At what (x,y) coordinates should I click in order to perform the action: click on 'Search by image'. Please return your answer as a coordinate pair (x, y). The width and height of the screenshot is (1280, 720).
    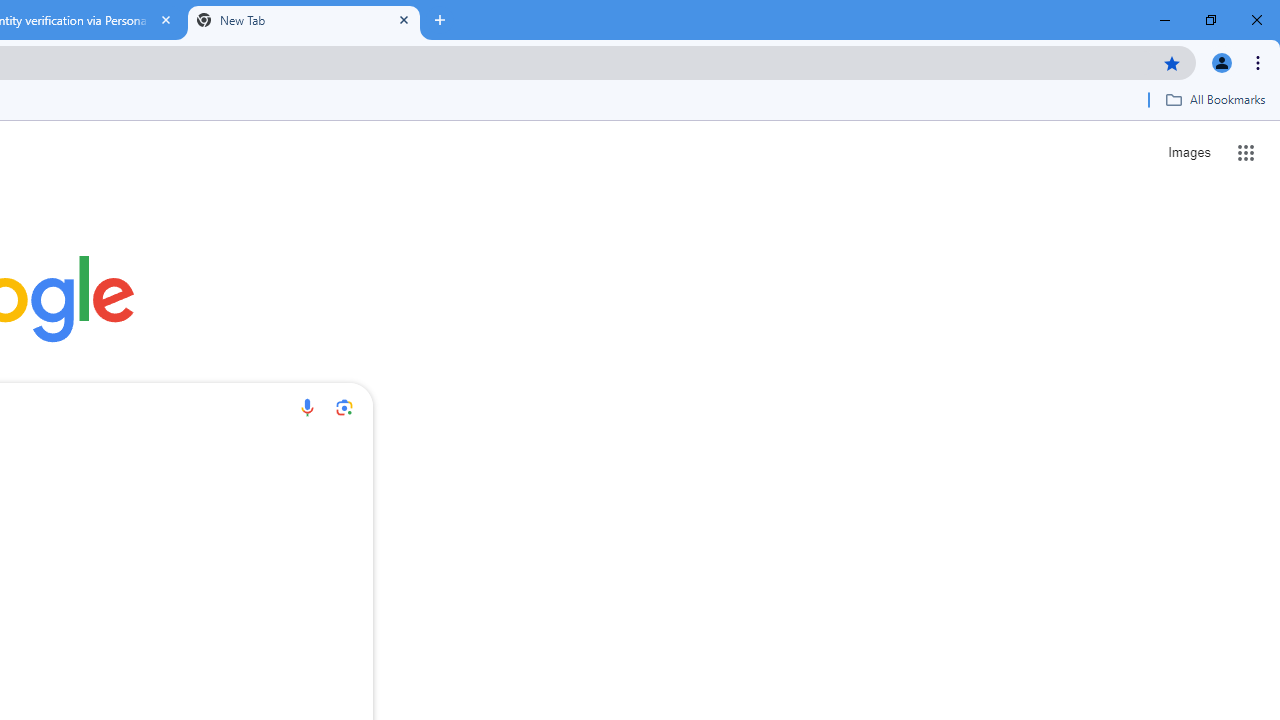
    Looking at the image, I should click on (344, 406).